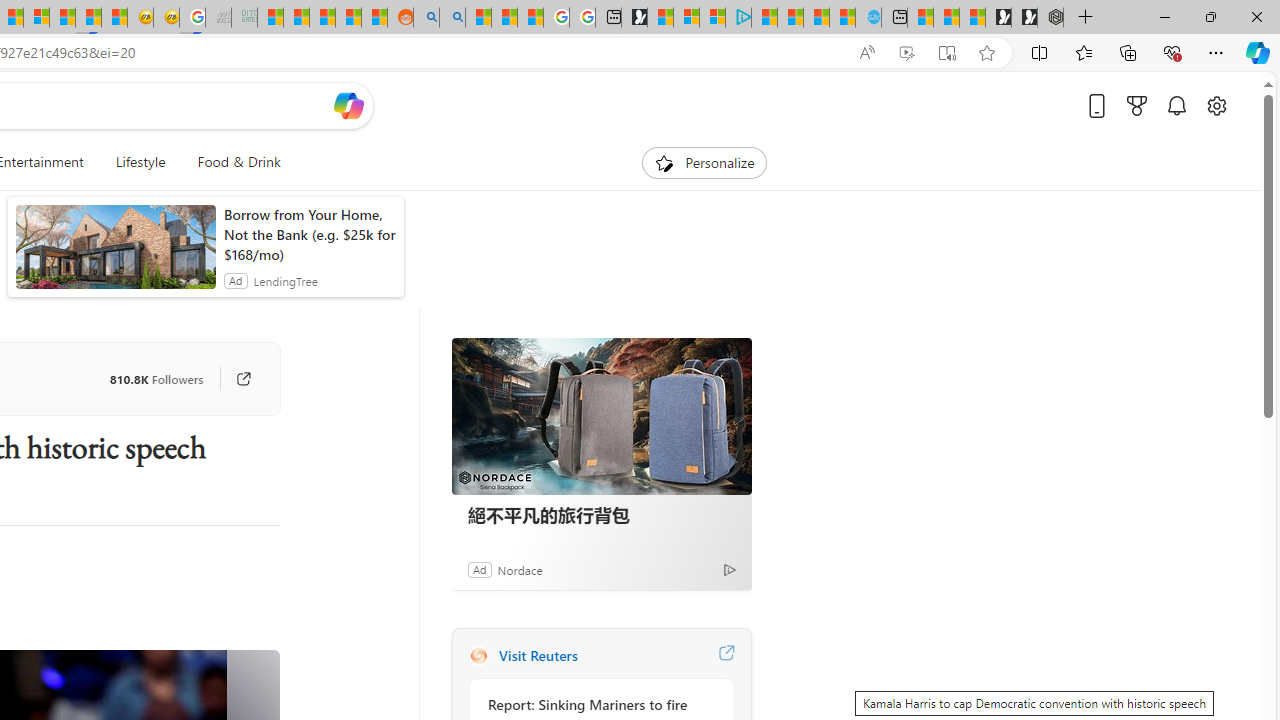 This screenshot has width=1280, height=720. What do you see at coordinates (905, 52) in the screenshot?
I see `'Enhance video'` at bounding box center [905, 52].